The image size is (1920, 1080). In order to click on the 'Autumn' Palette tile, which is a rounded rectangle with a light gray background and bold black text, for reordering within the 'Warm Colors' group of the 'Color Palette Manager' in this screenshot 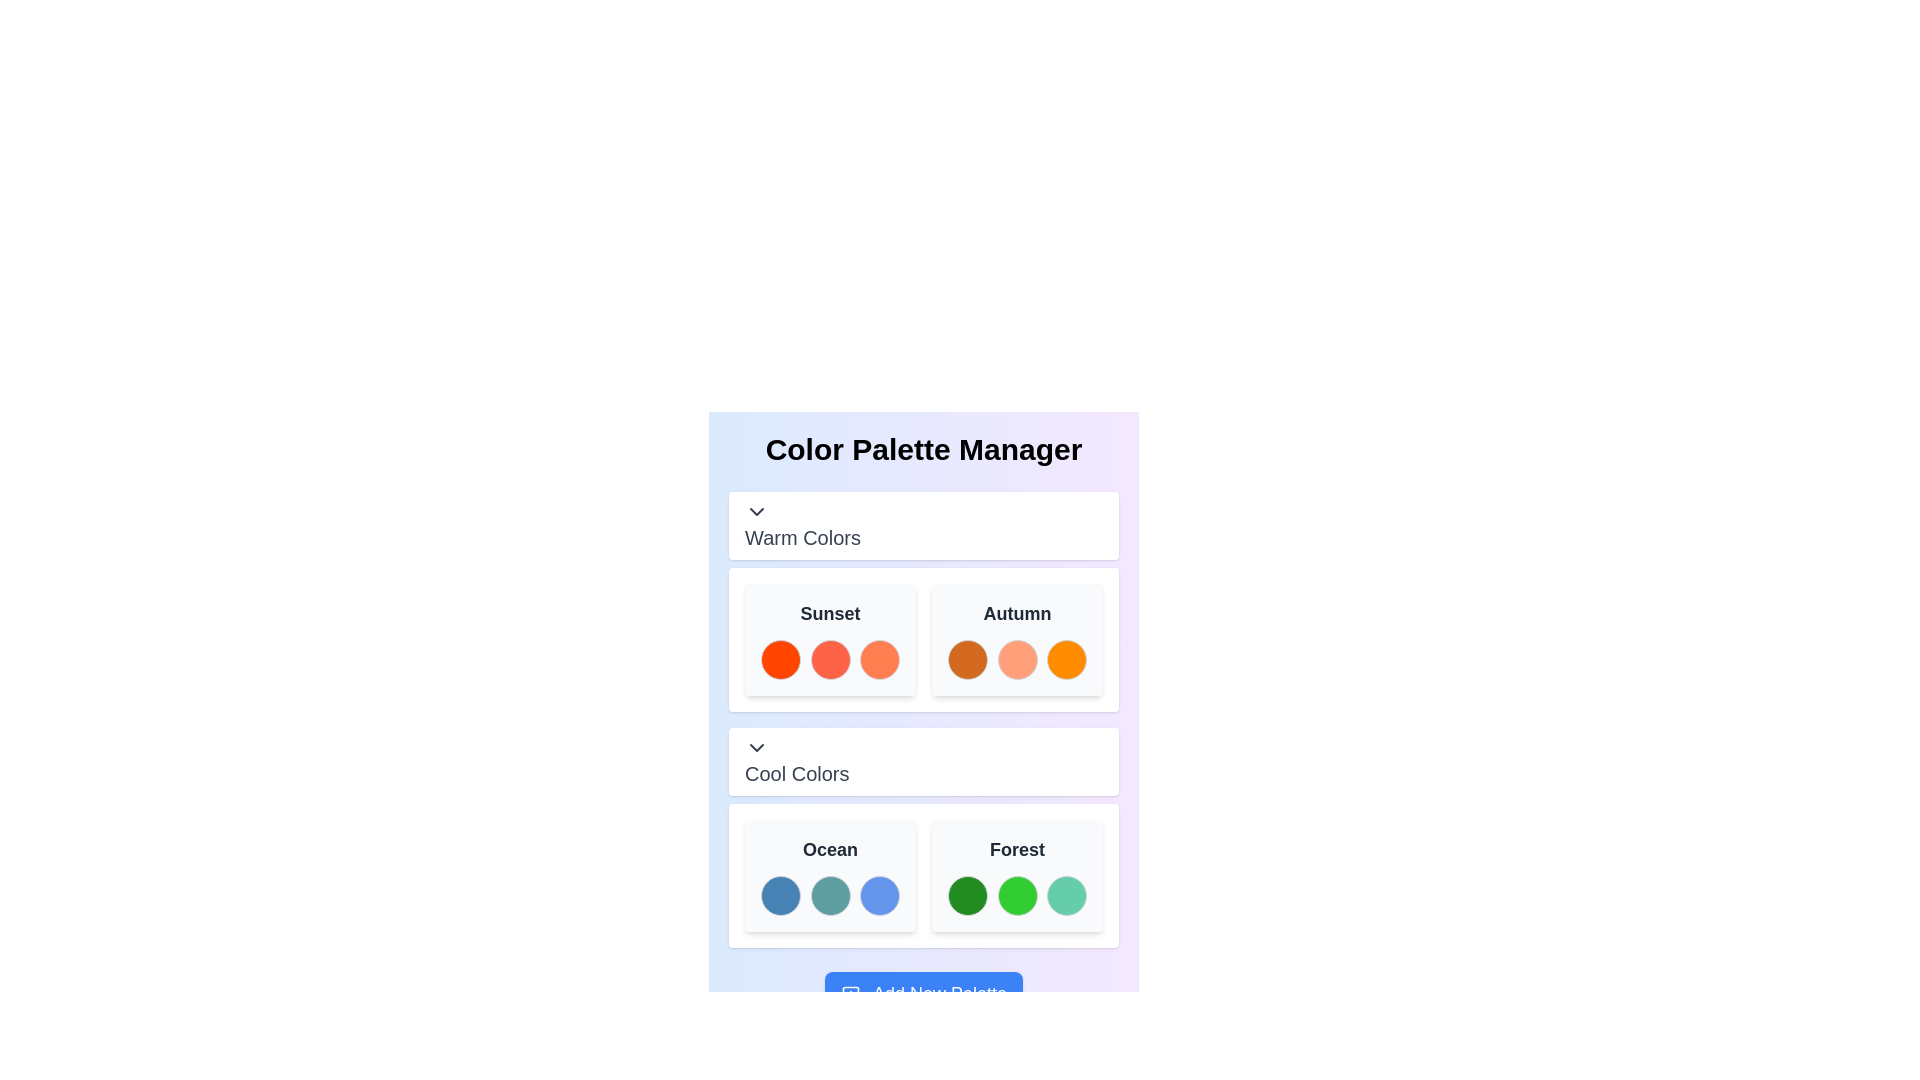, I will do `click(1017, 640)`.